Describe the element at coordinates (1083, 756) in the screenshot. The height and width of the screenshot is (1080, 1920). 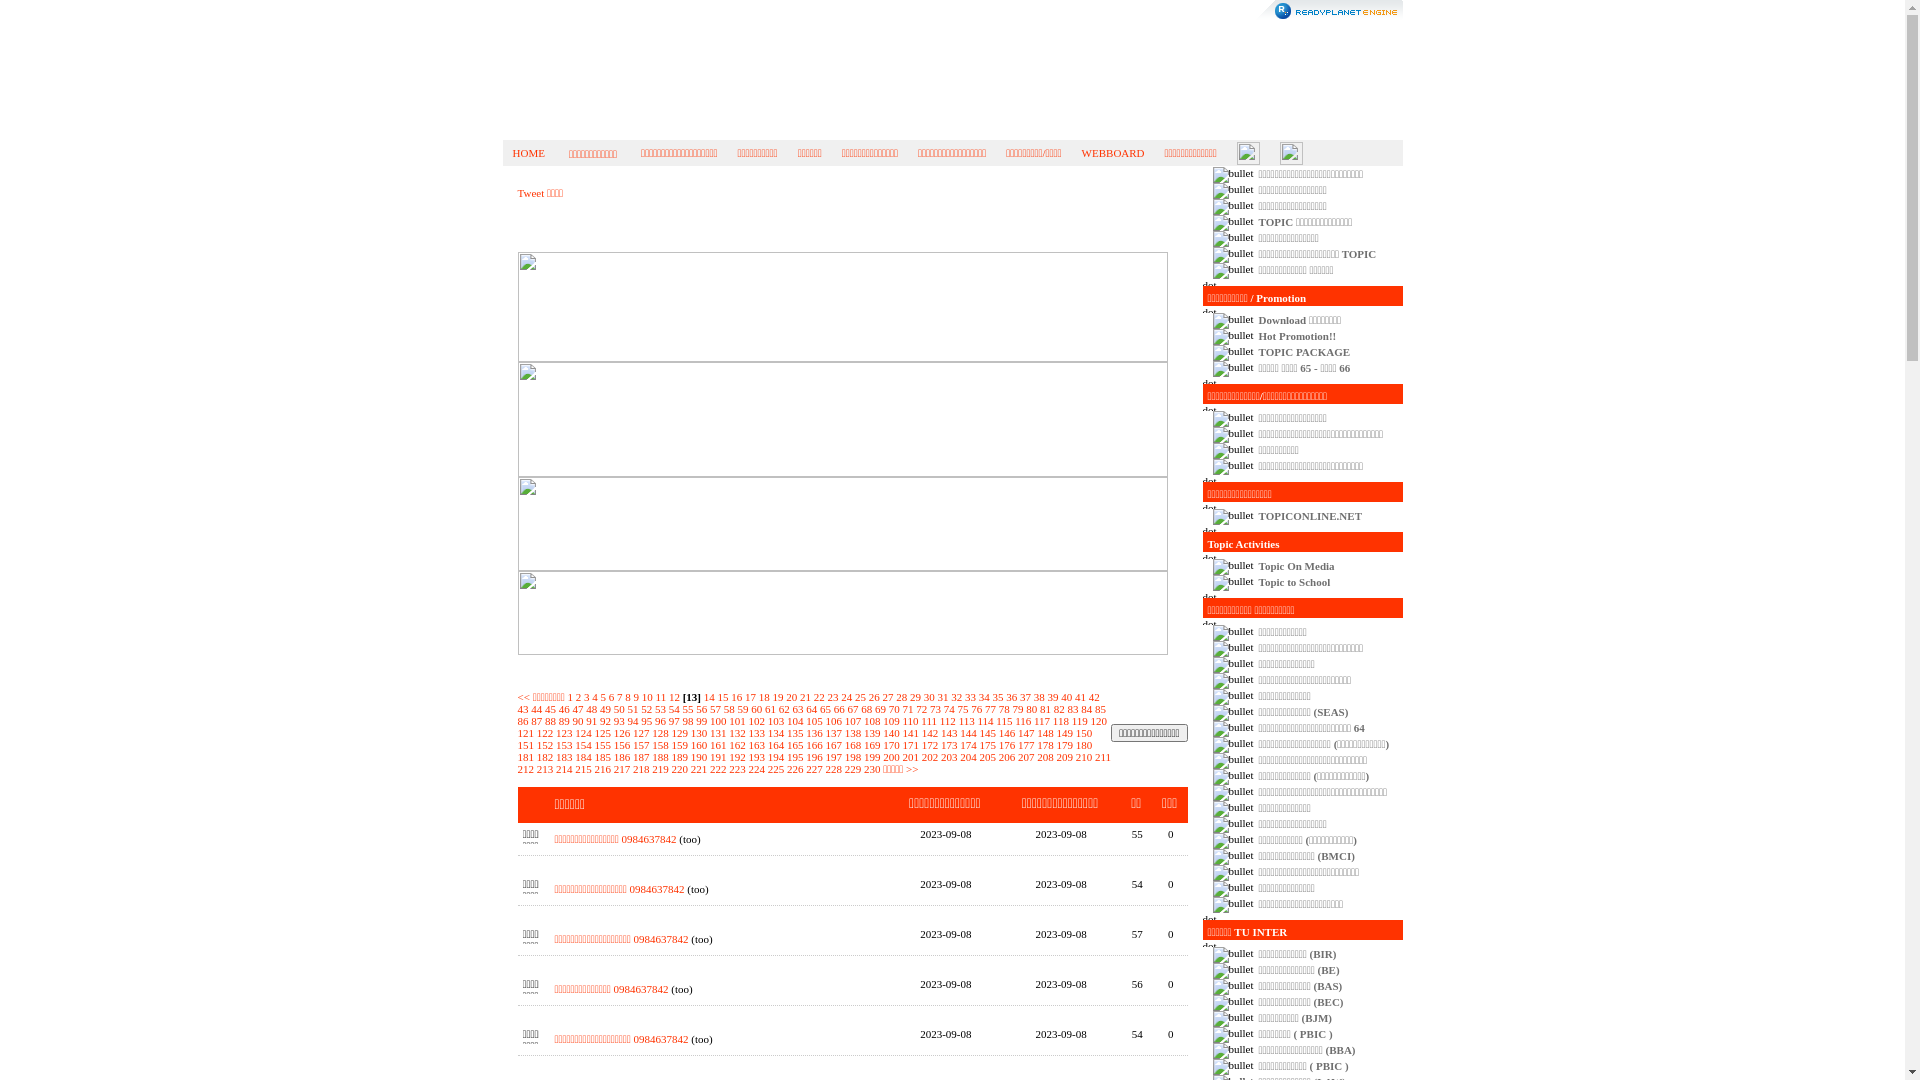
I see `'210'` at that location.